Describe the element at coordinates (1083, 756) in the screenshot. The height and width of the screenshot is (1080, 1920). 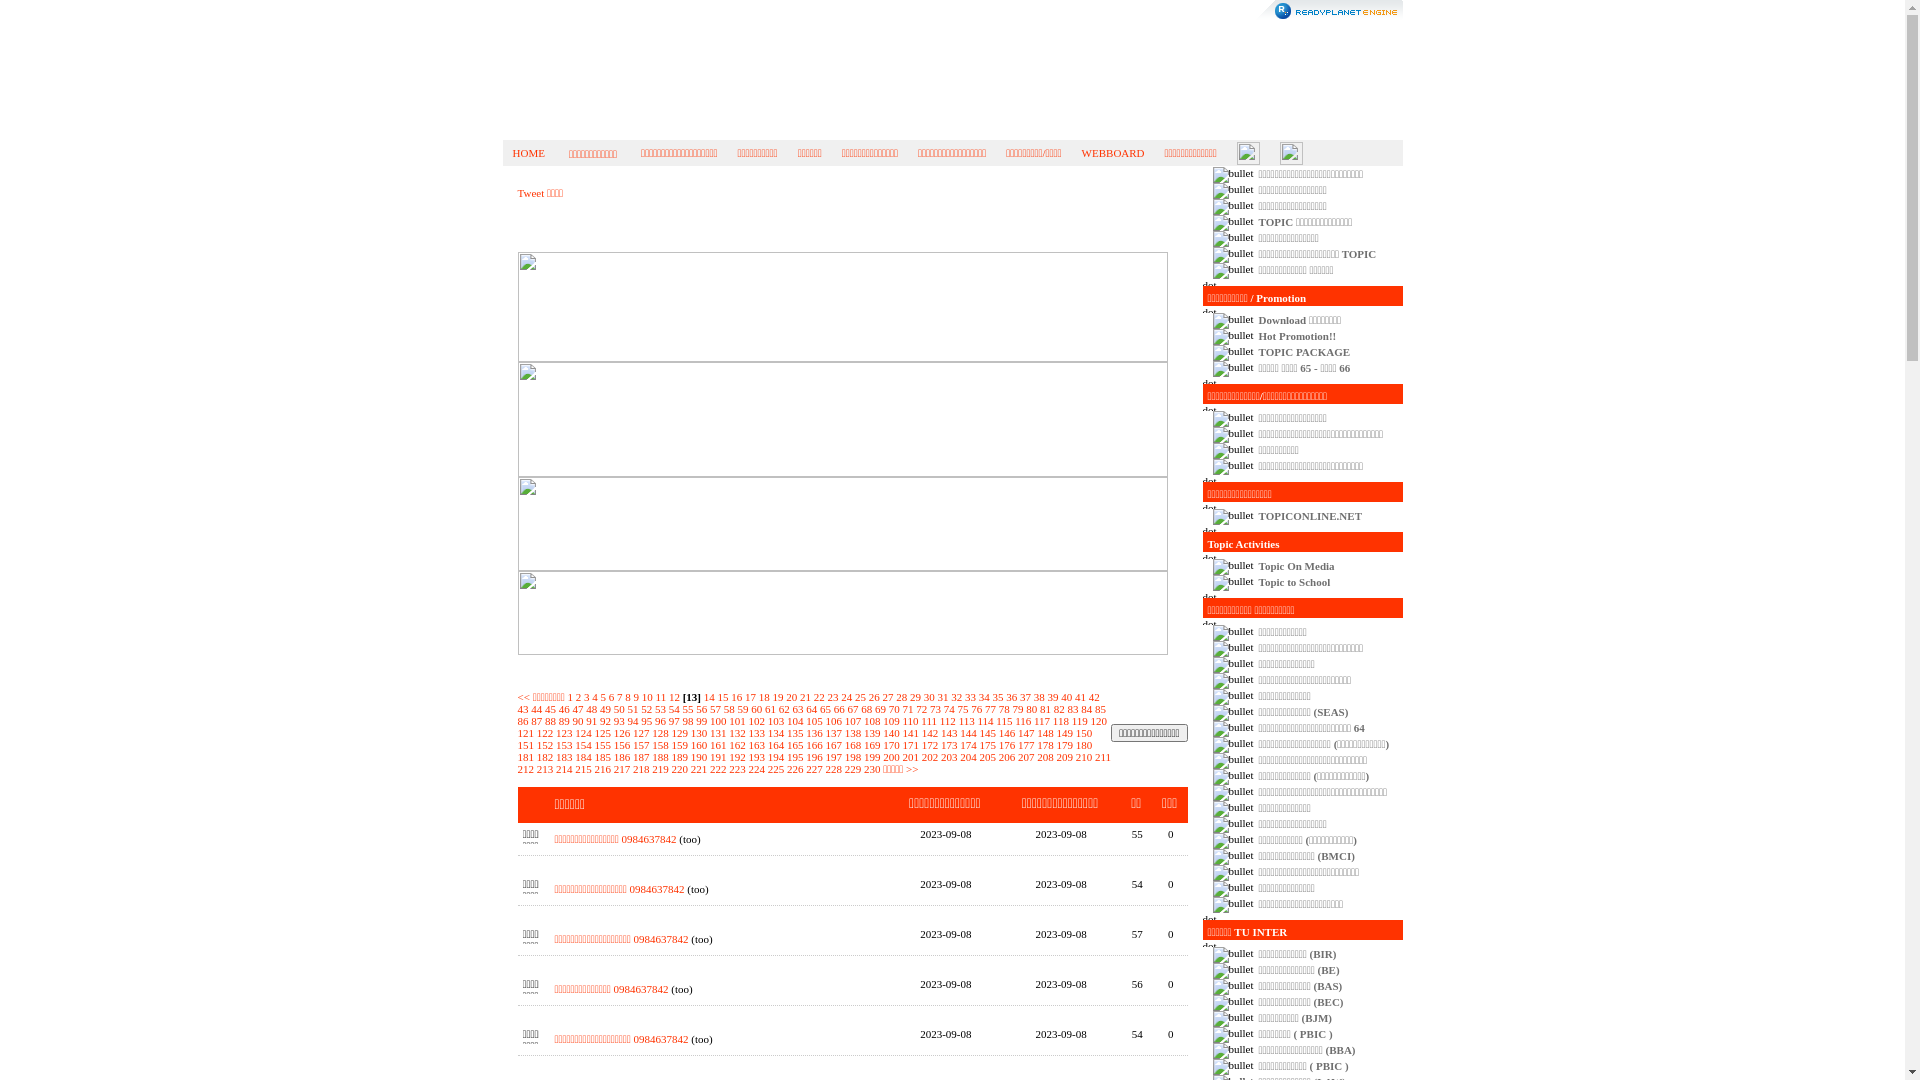
I see `'210'` at that location.